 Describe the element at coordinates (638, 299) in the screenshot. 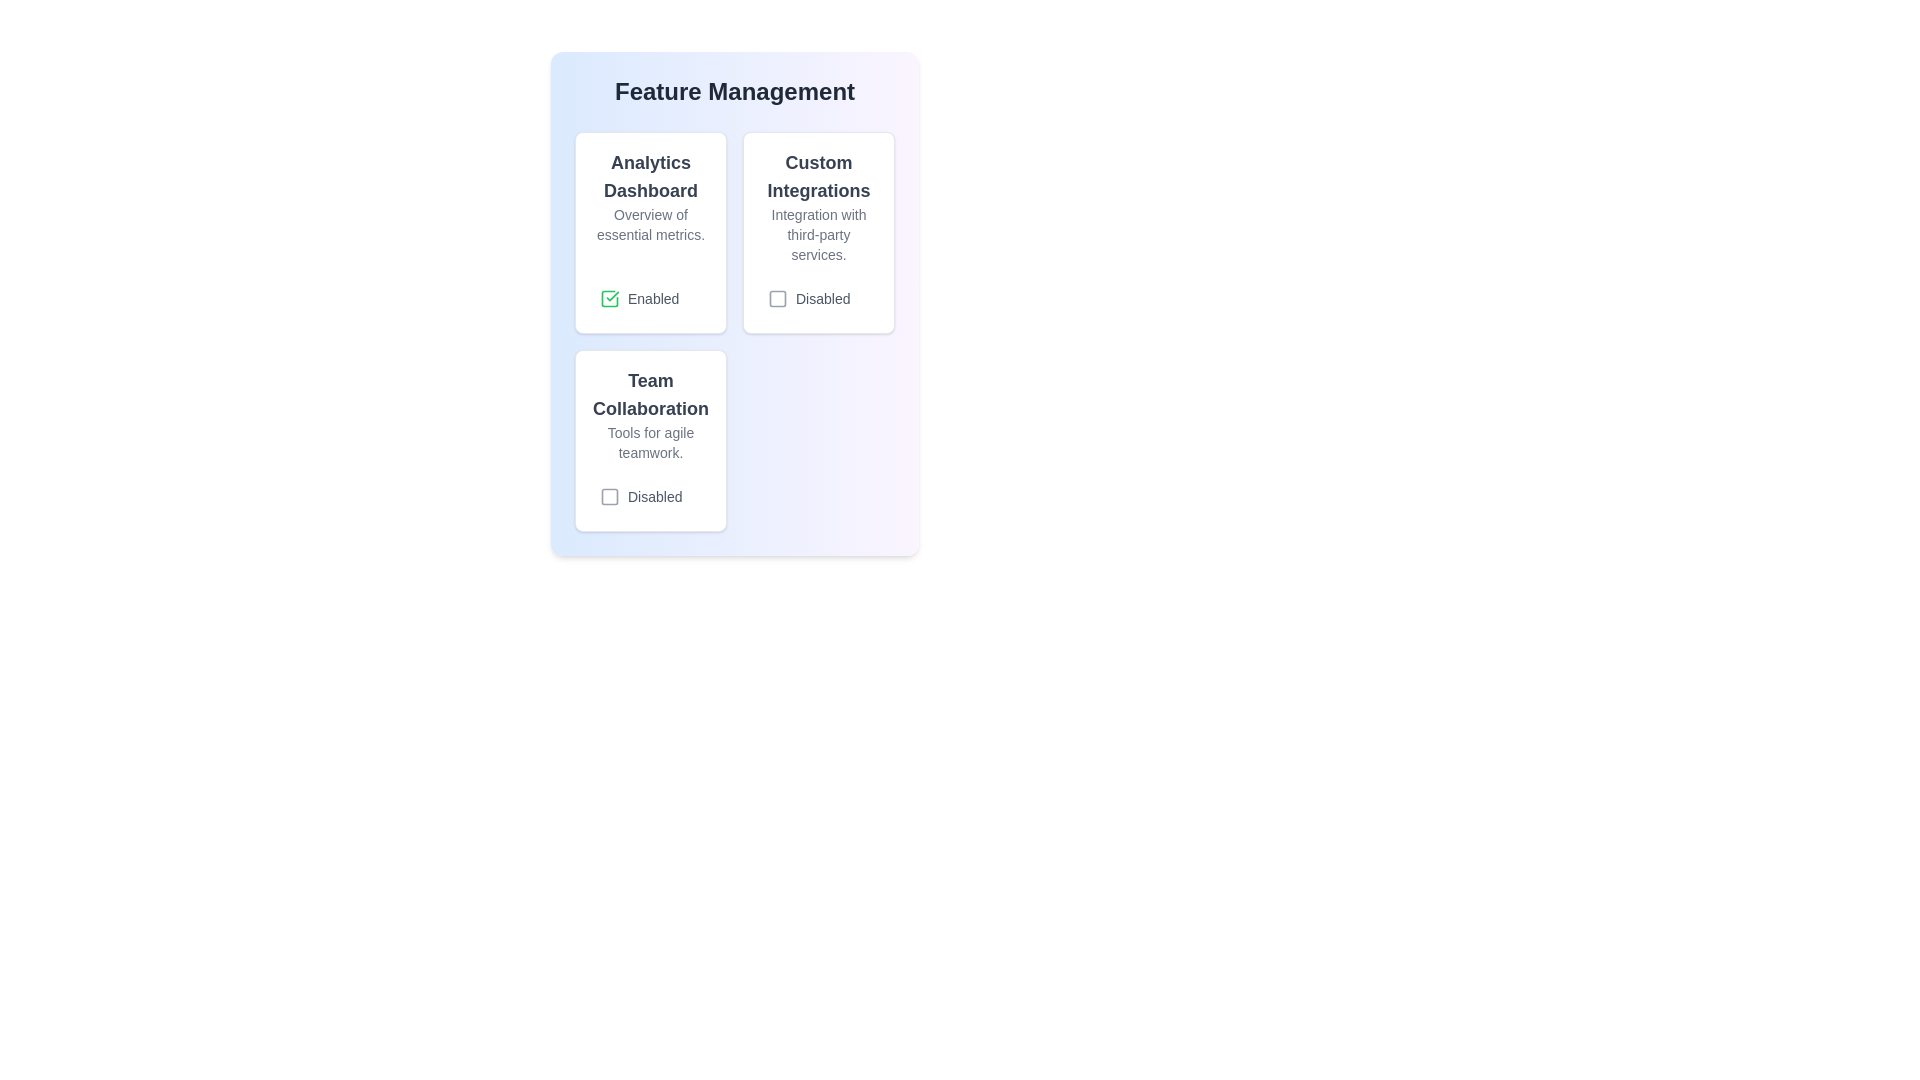

I see `the toggleable status indicator checkbox labeled 'Enabled' located within the 'Analytics Dashboard' card` at that location.